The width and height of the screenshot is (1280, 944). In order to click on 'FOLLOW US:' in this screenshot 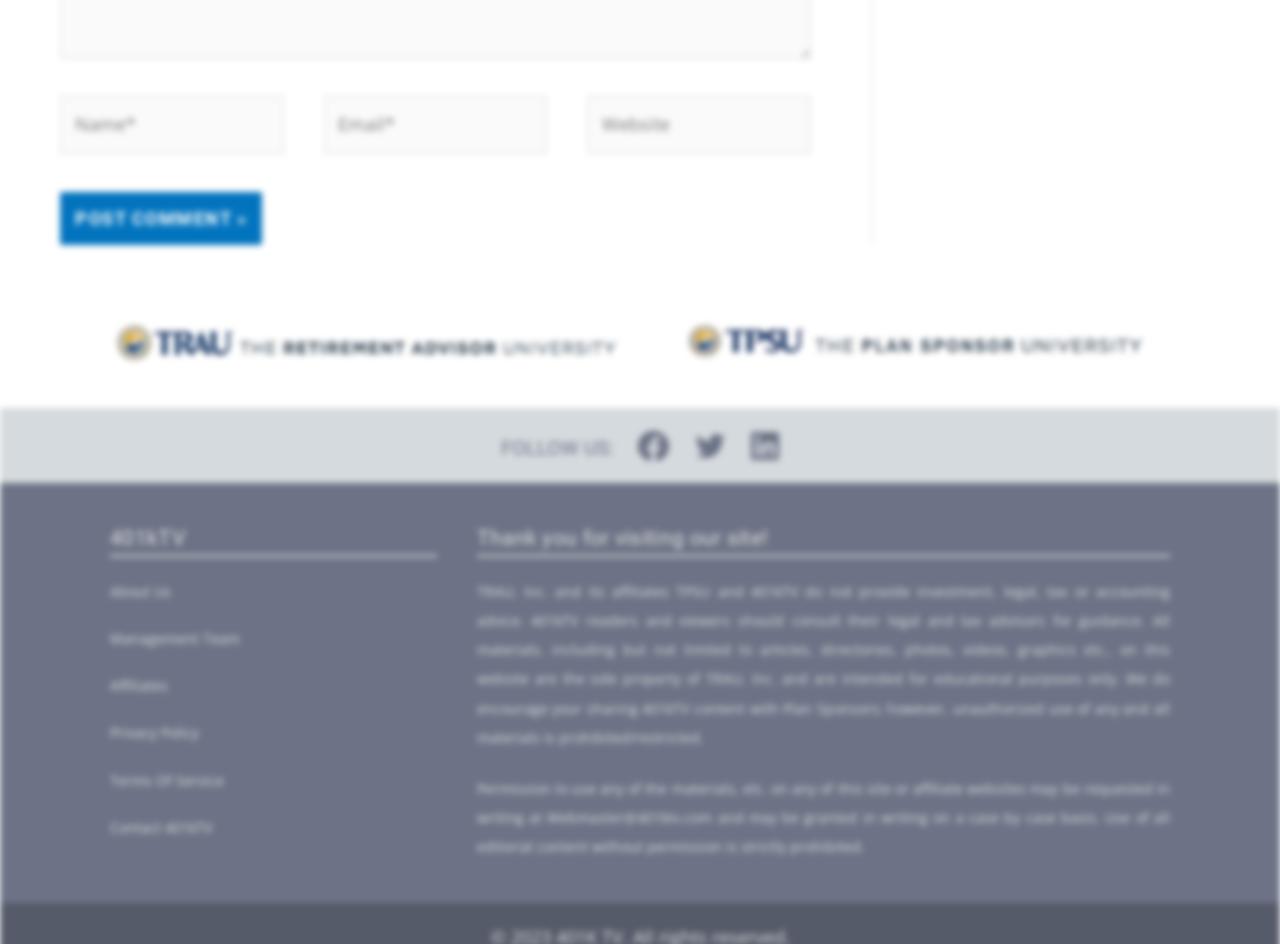, I will do `click(557, 447)`.